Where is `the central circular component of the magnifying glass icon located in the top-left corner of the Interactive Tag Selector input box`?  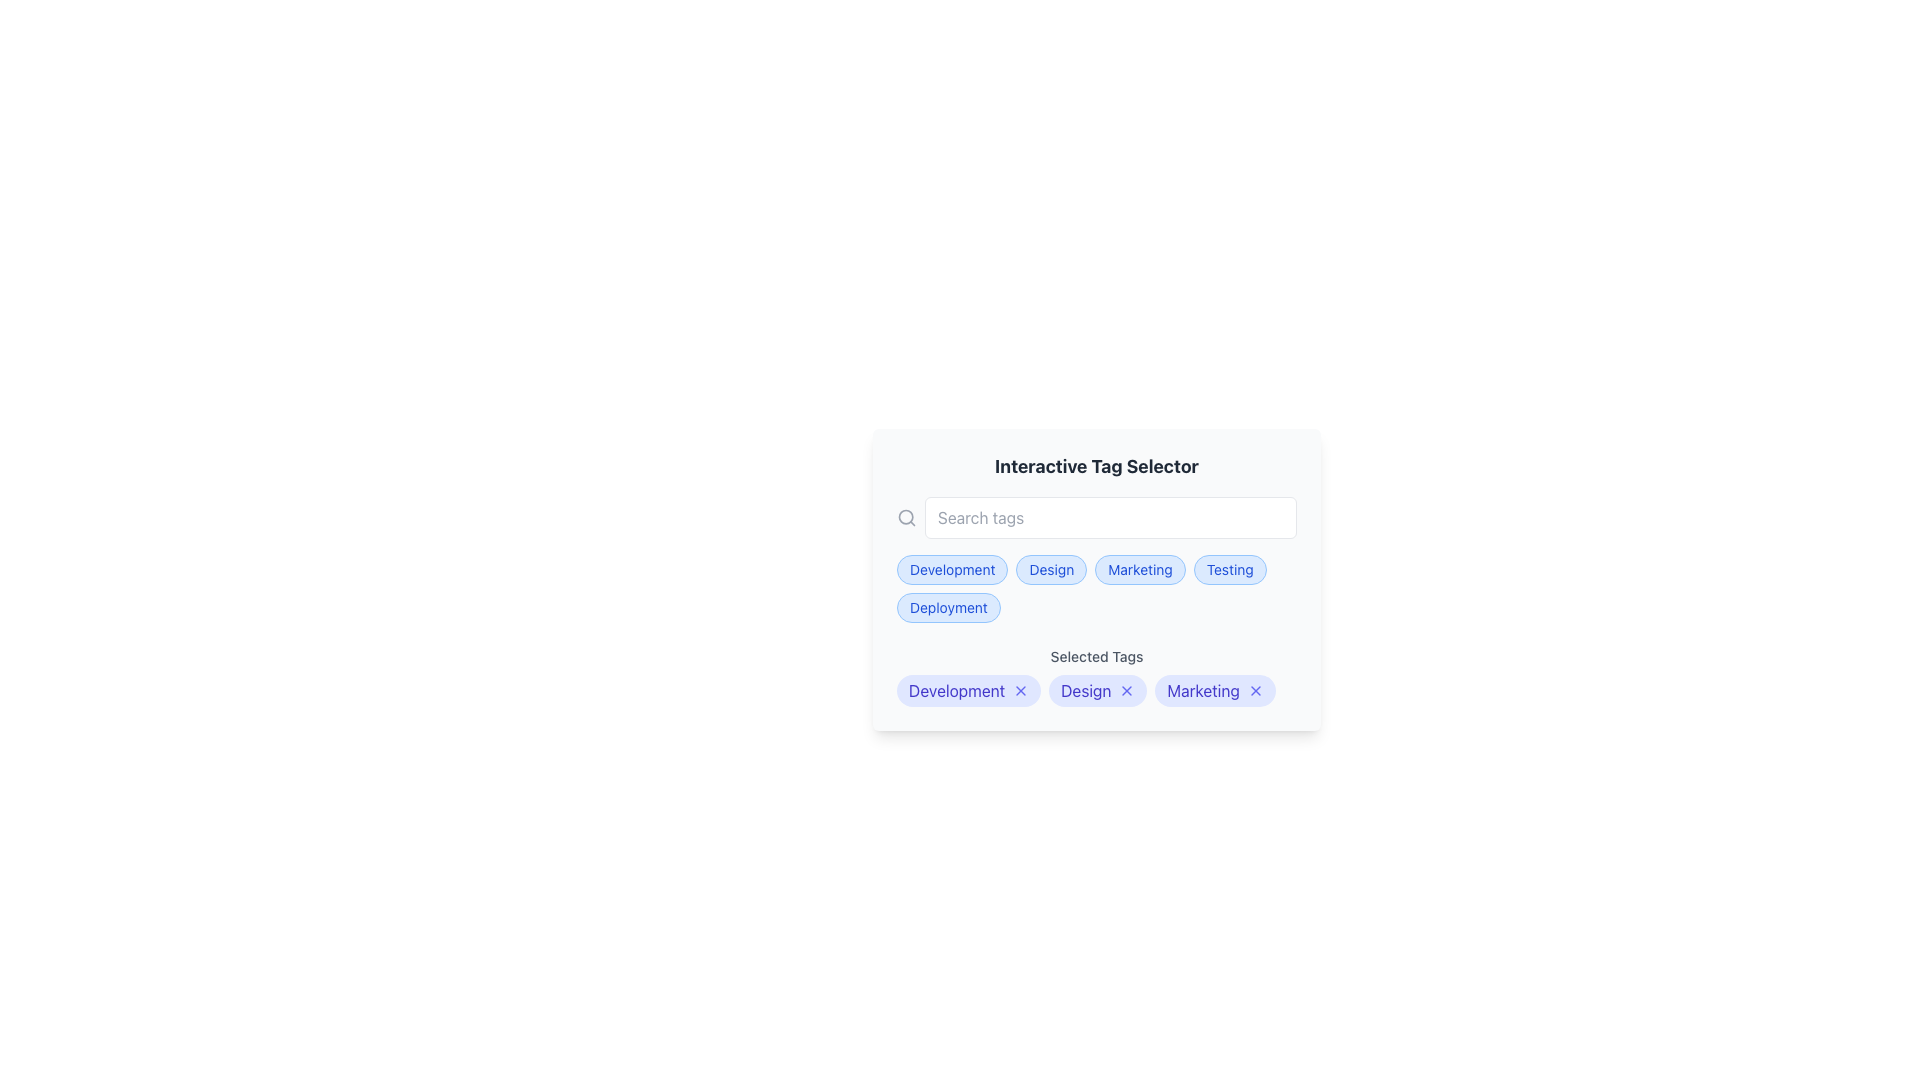
the central circular component of the magnifying glass icon located in the top-left corner of the Interactive Tag Selector input box is located at coordinates (905, 516).